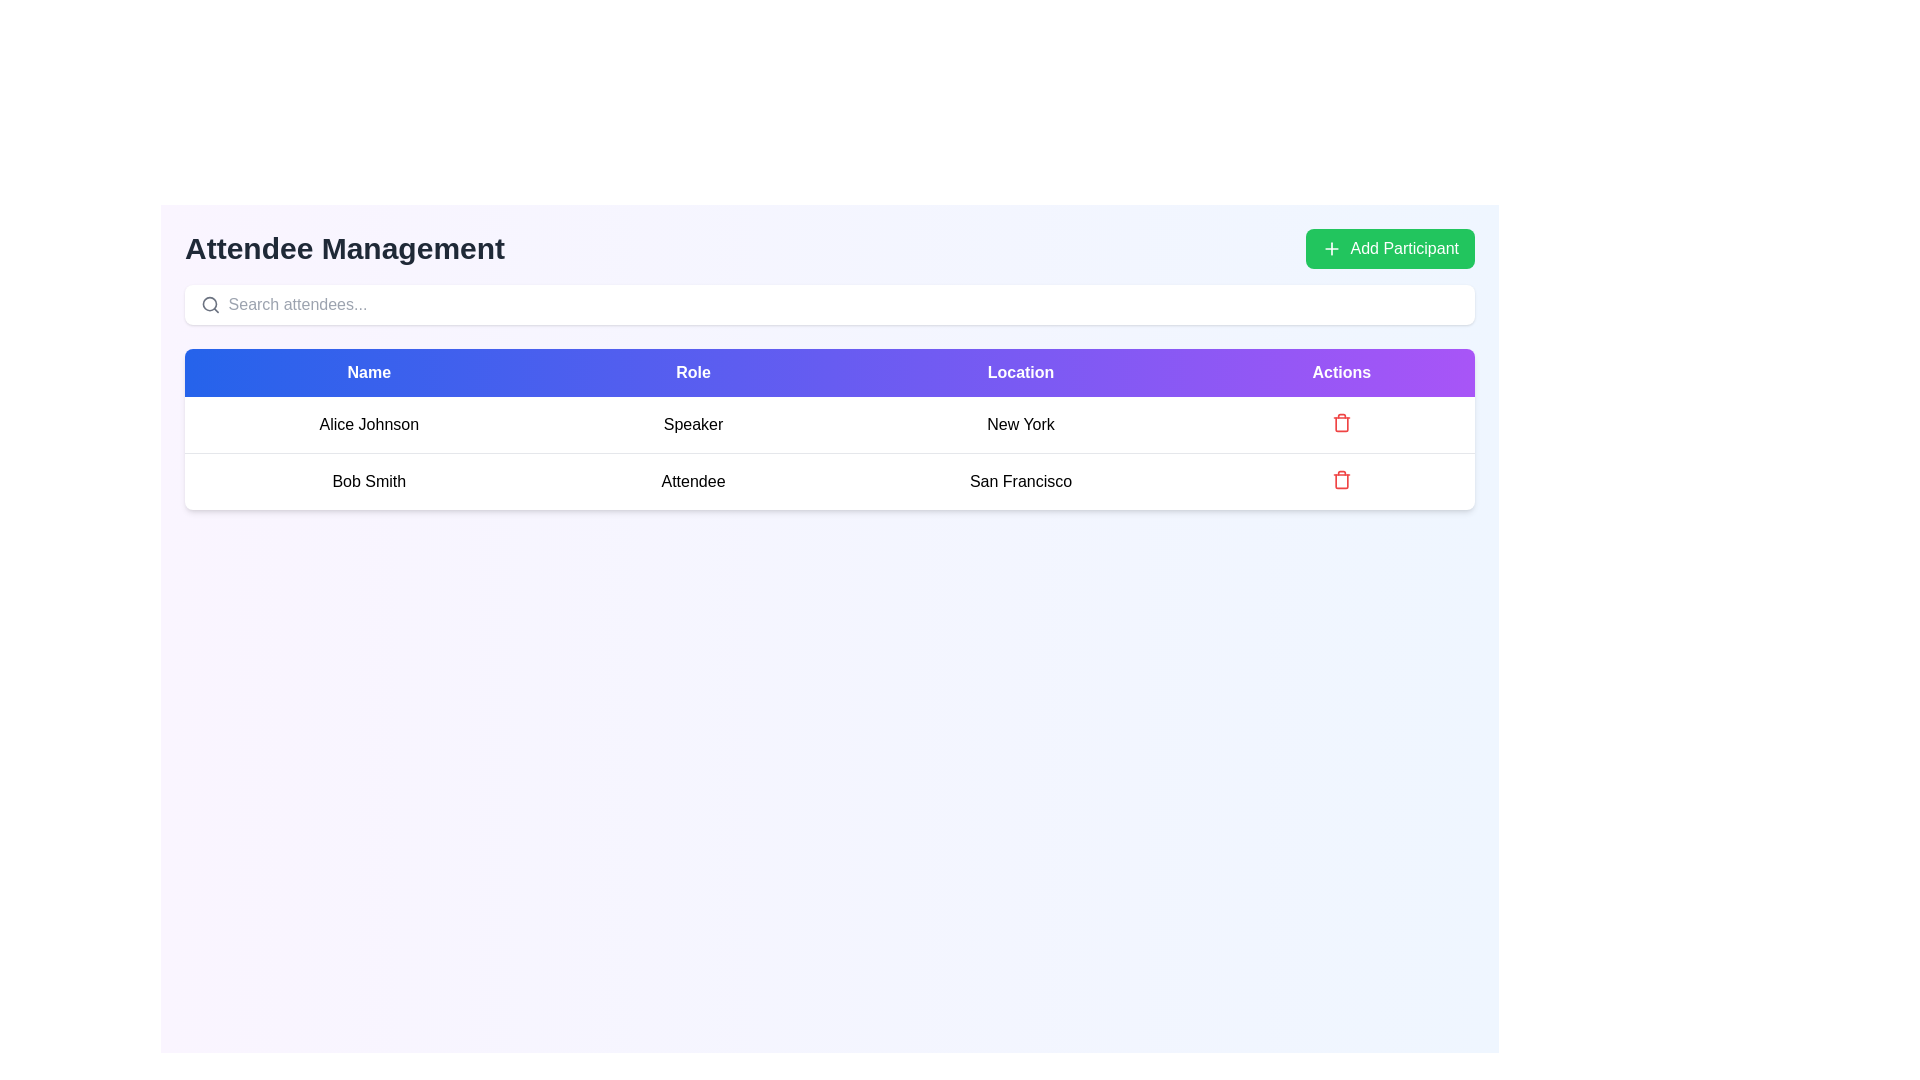  I want to click on the button located in the top-right corner of the interface, adjacent to the 'Attendee Management' subtitle, so click(1389, 248).